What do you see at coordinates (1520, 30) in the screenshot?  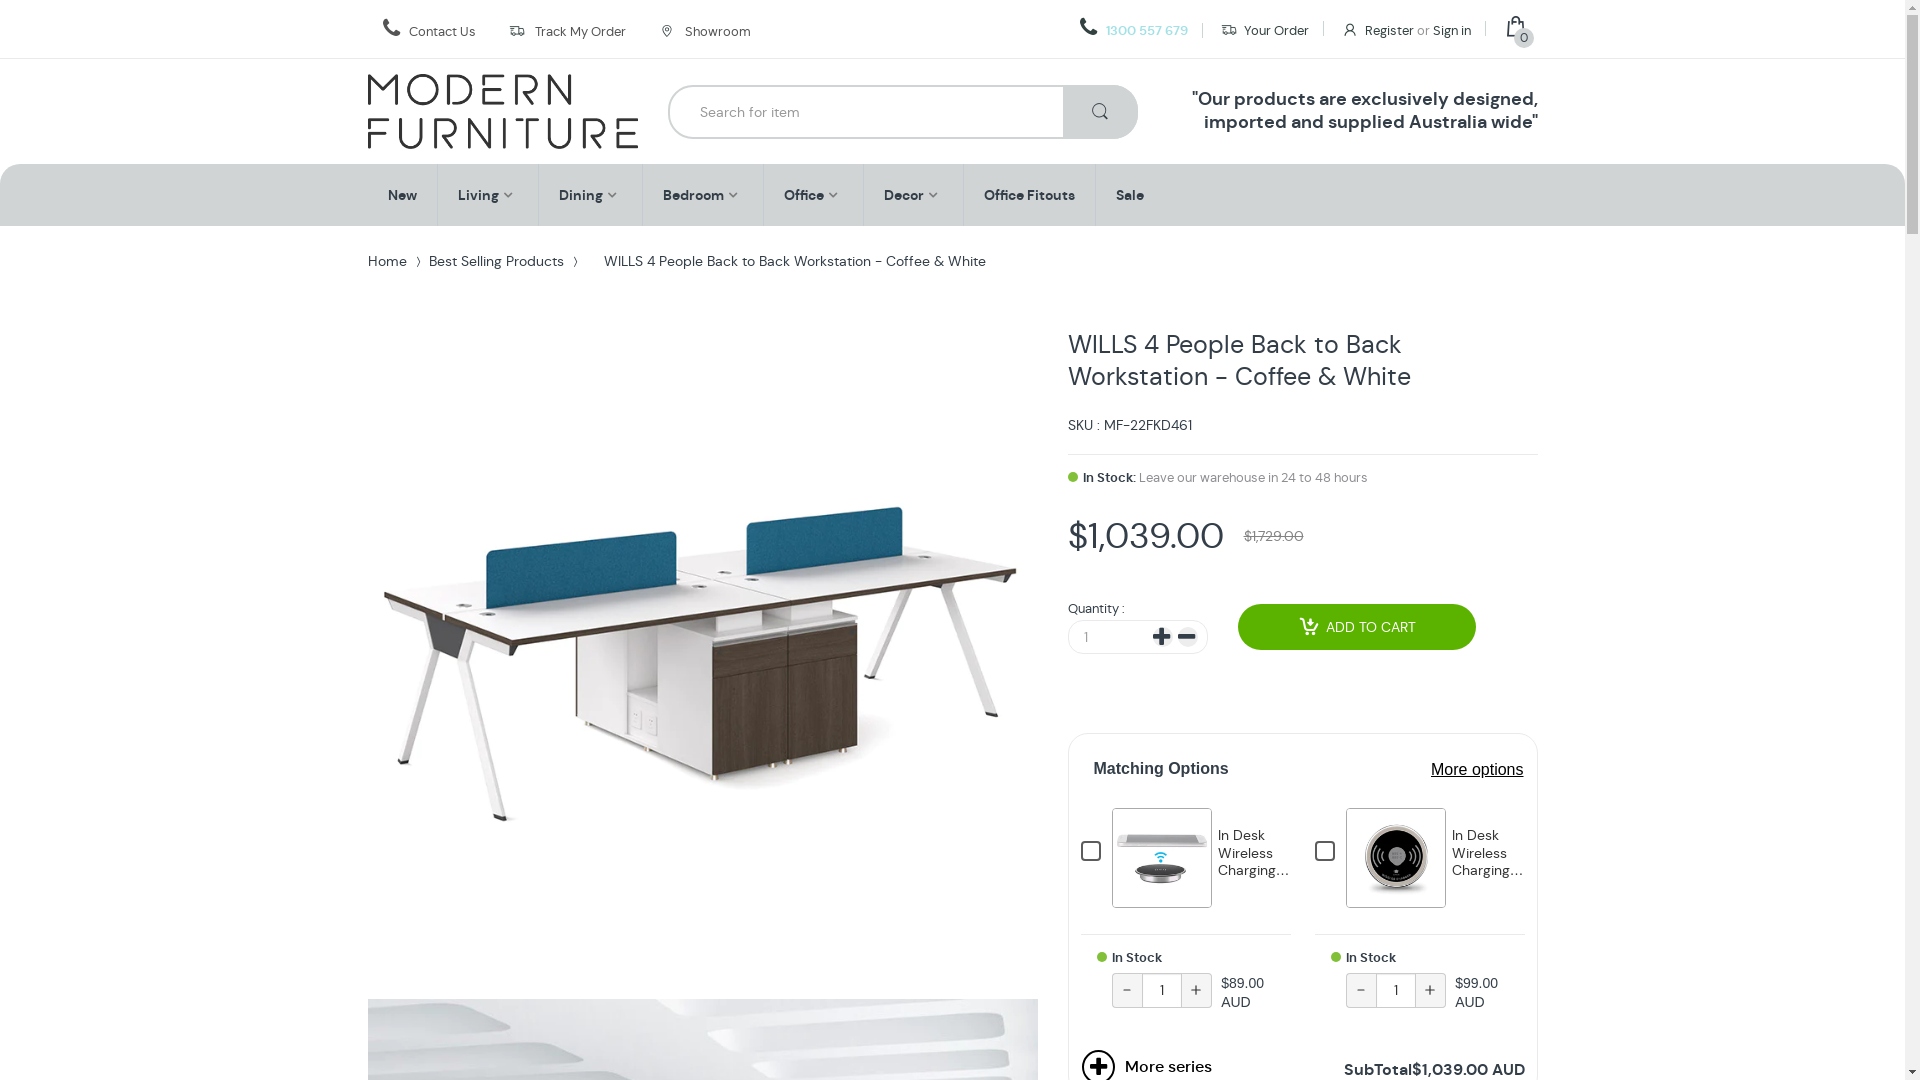 I see `'0'` at bounding box center [1520, 30].